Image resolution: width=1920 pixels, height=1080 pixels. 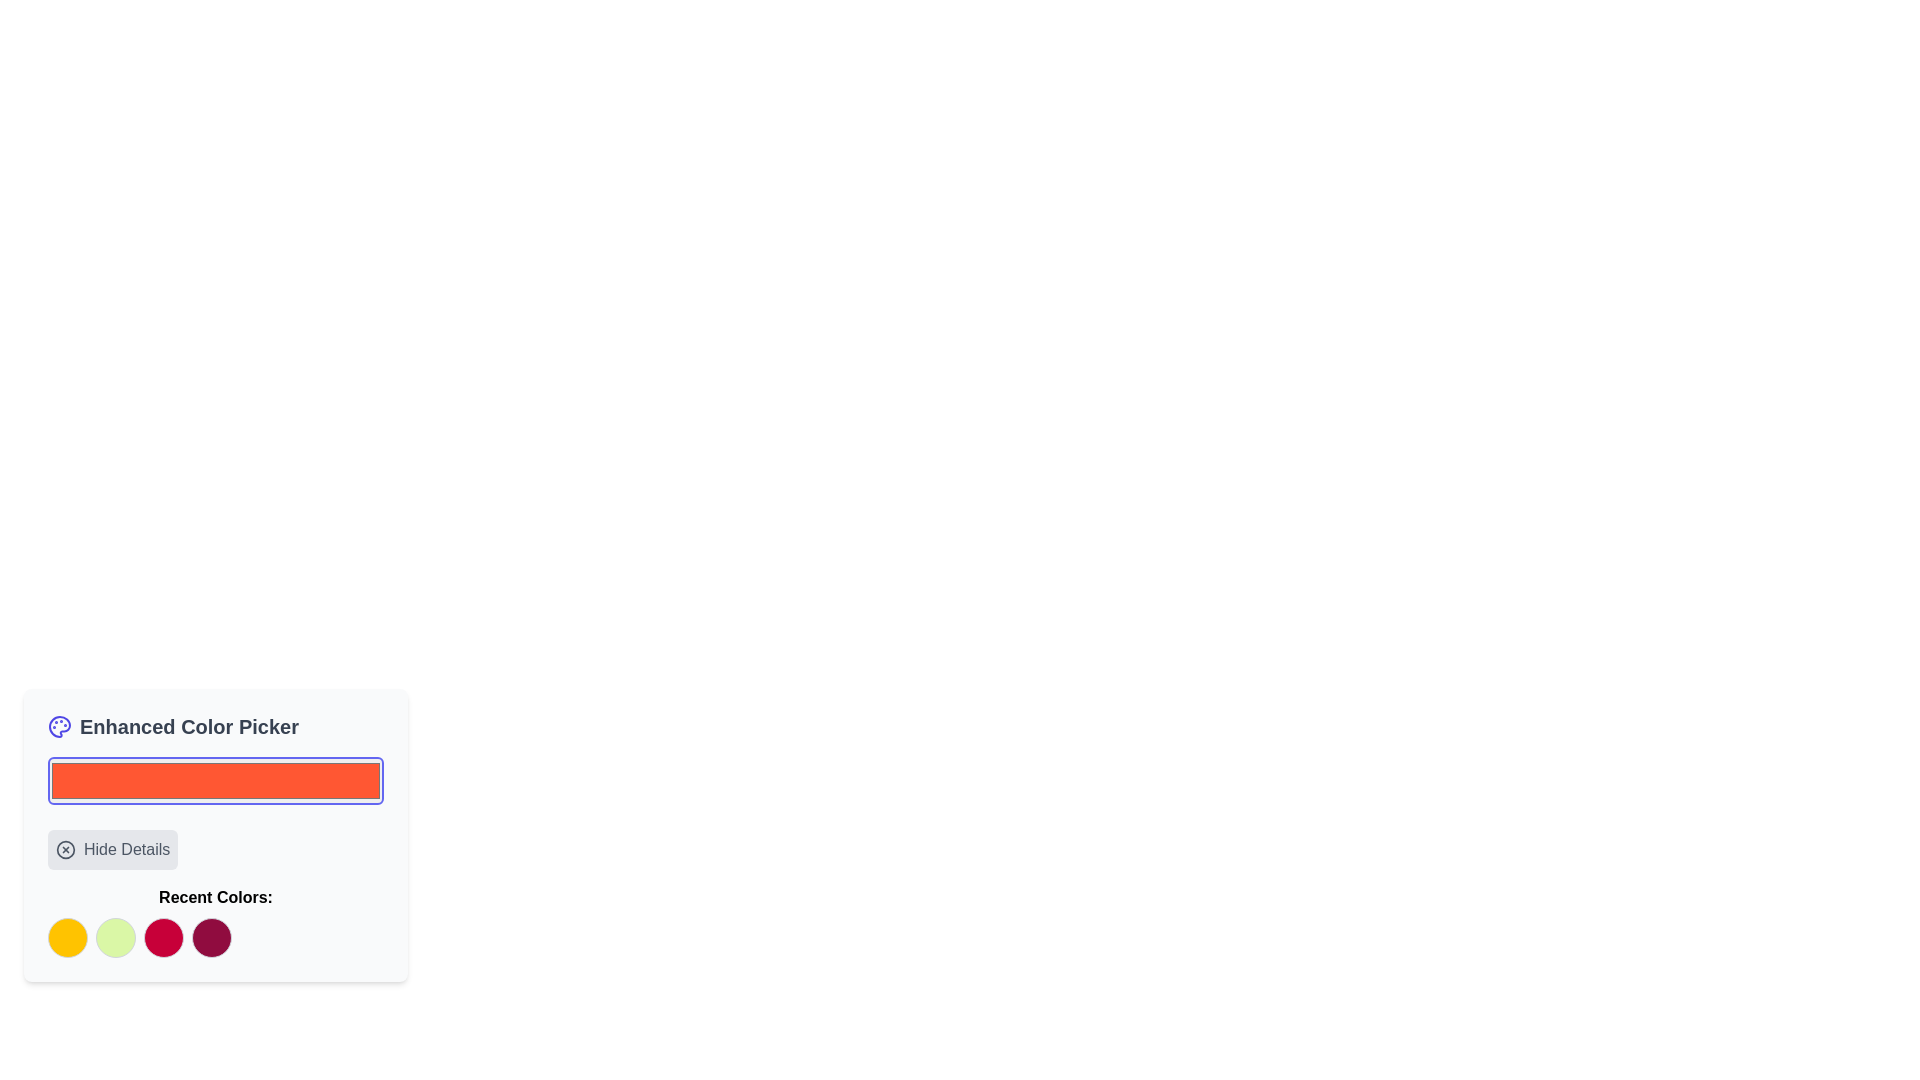 I want to click on the fourth circular color swatch, which is yellow, light green, bright pink, and dark maroon, so click(x=216, y=937).